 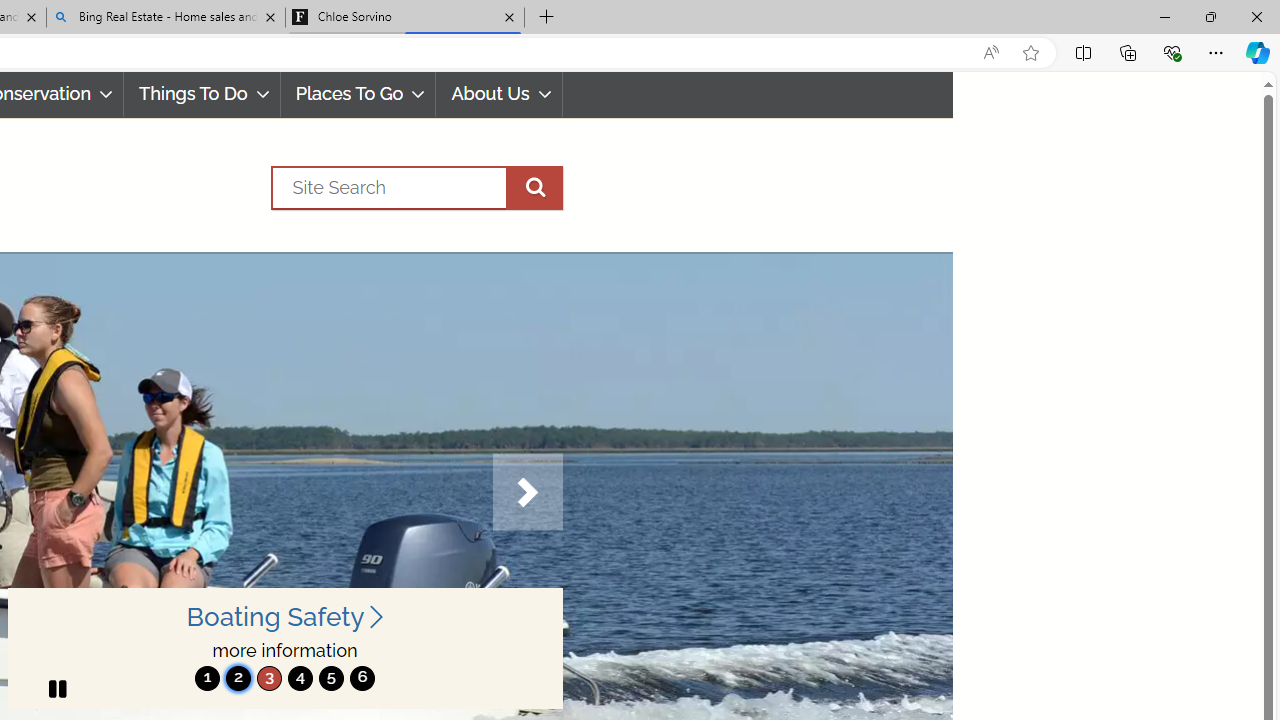 What do you see at coordinates (527, 492) in the screenshot?
I see `'Next'` at bounding box center [527, 492].